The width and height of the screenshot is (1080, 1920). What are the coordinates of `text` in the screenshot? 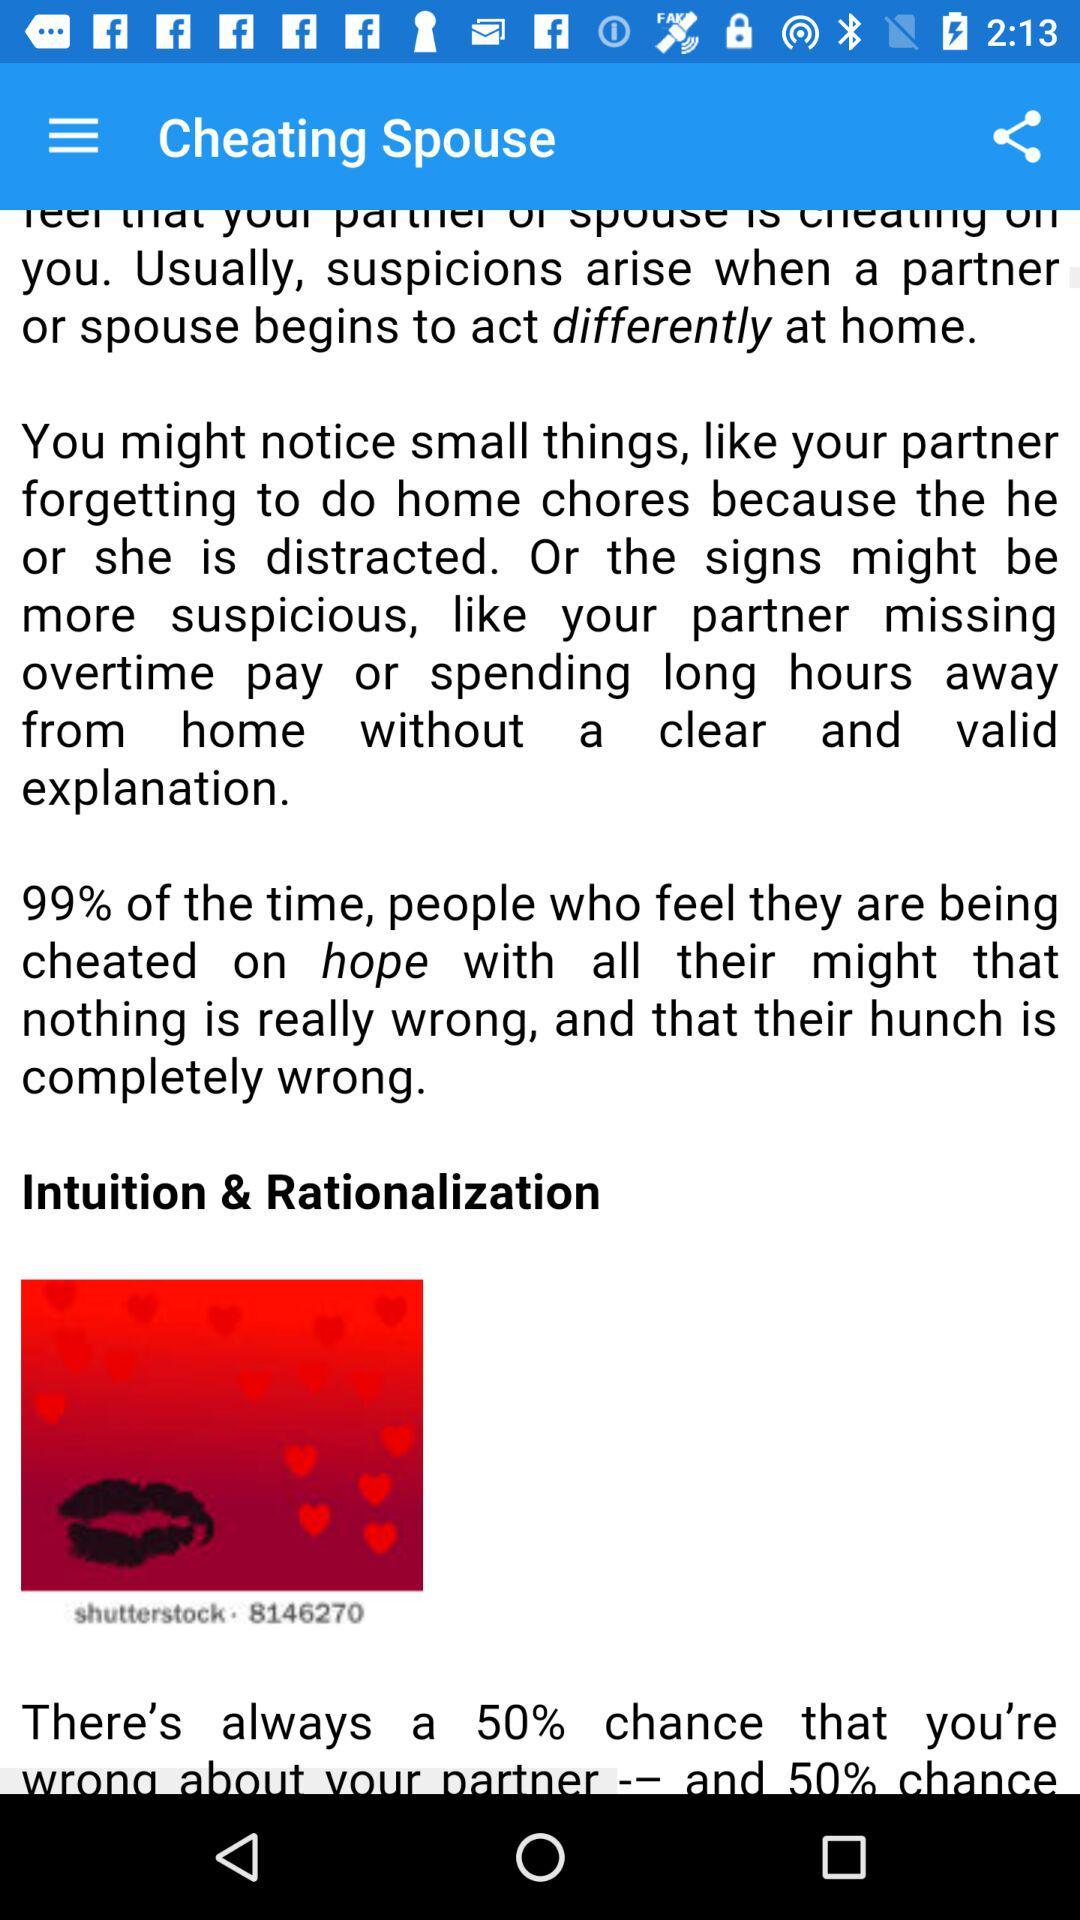 It's located at (540, 1002).